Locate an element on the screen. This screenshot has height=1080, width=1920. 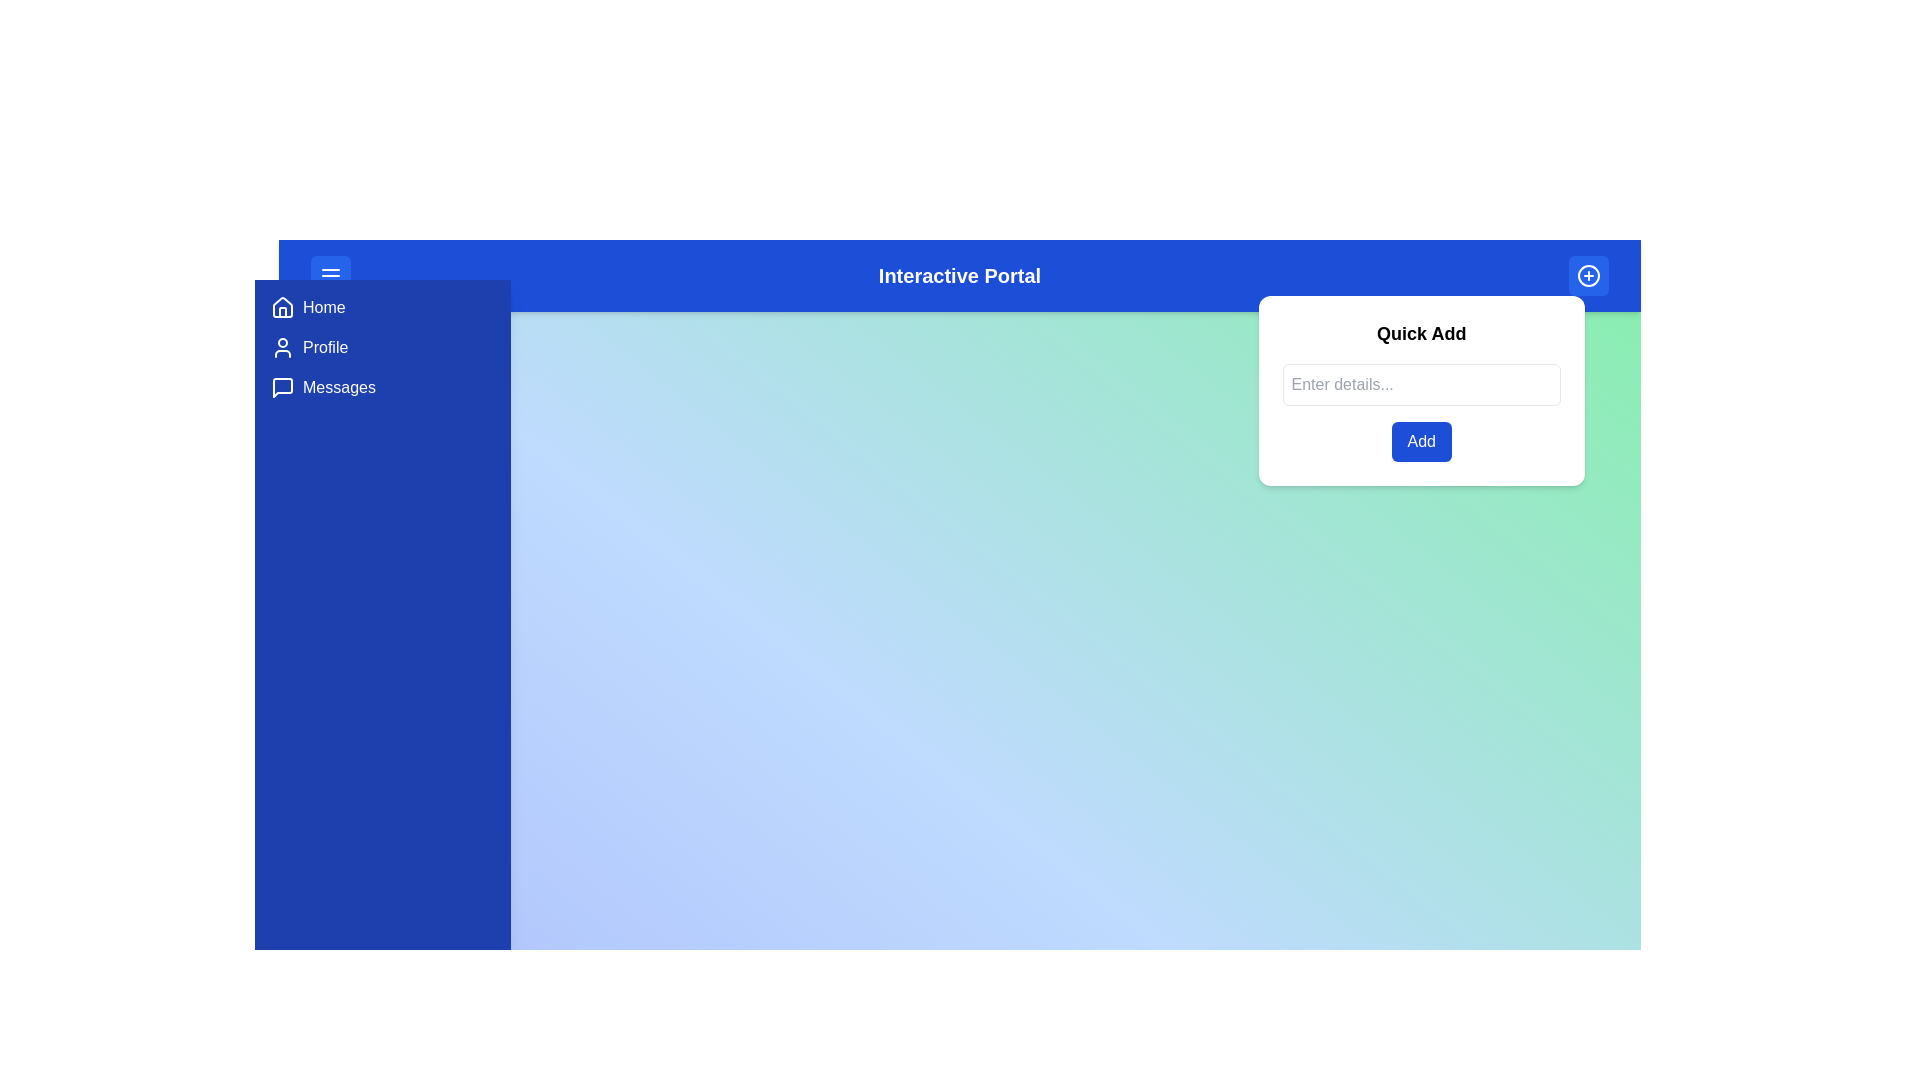
the Home item from the side navigation menu is located at coordinates (383, 308).